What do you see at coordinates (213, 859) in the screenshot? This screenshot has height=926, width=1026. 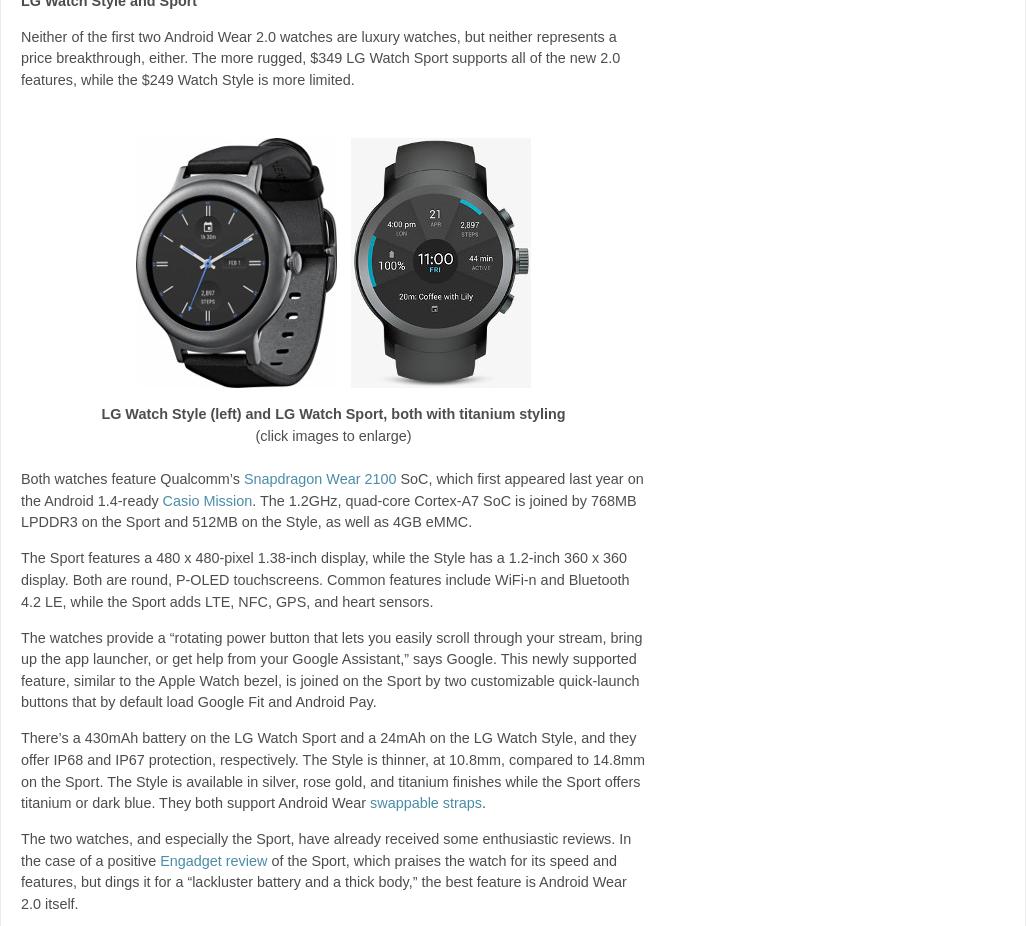 I see `'Engadget review'` at bounding box center [213, 859].